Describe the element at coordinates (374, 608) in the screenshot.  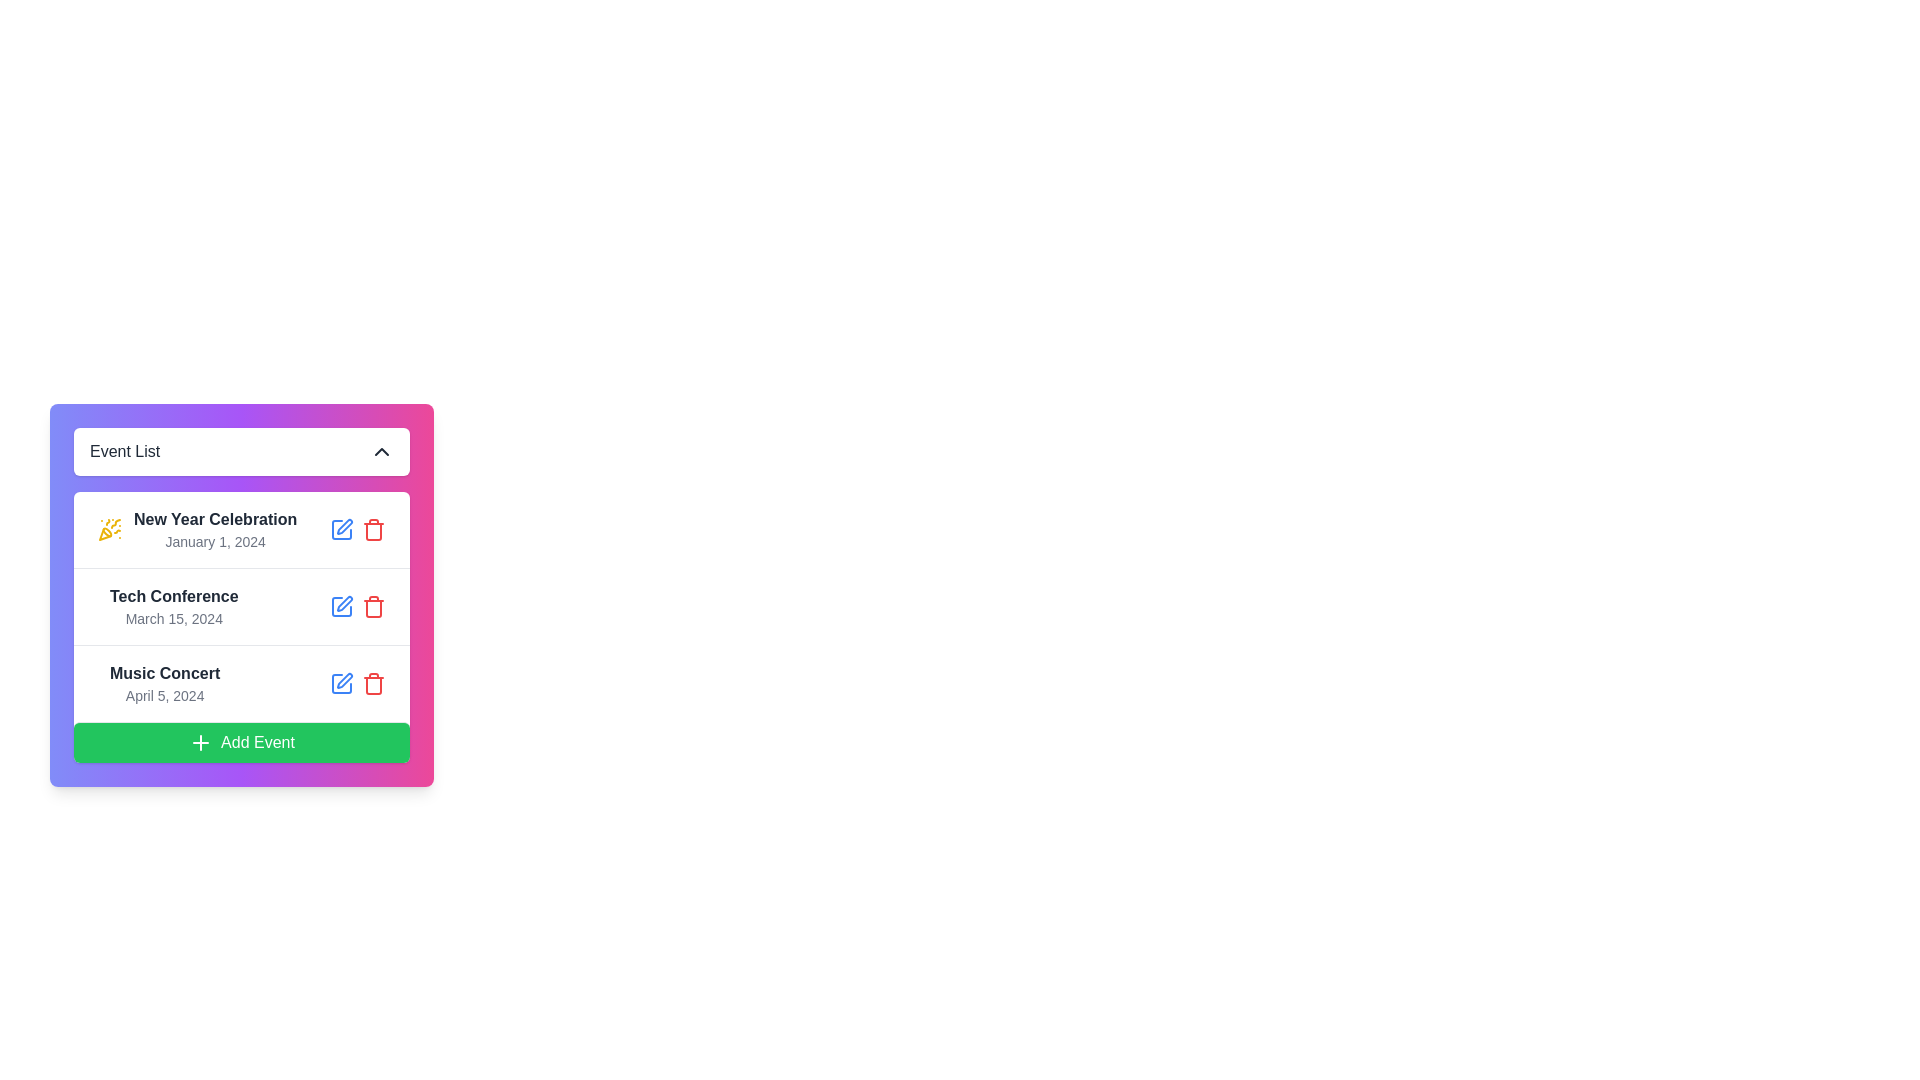
I see `the delete icon button` at that location.